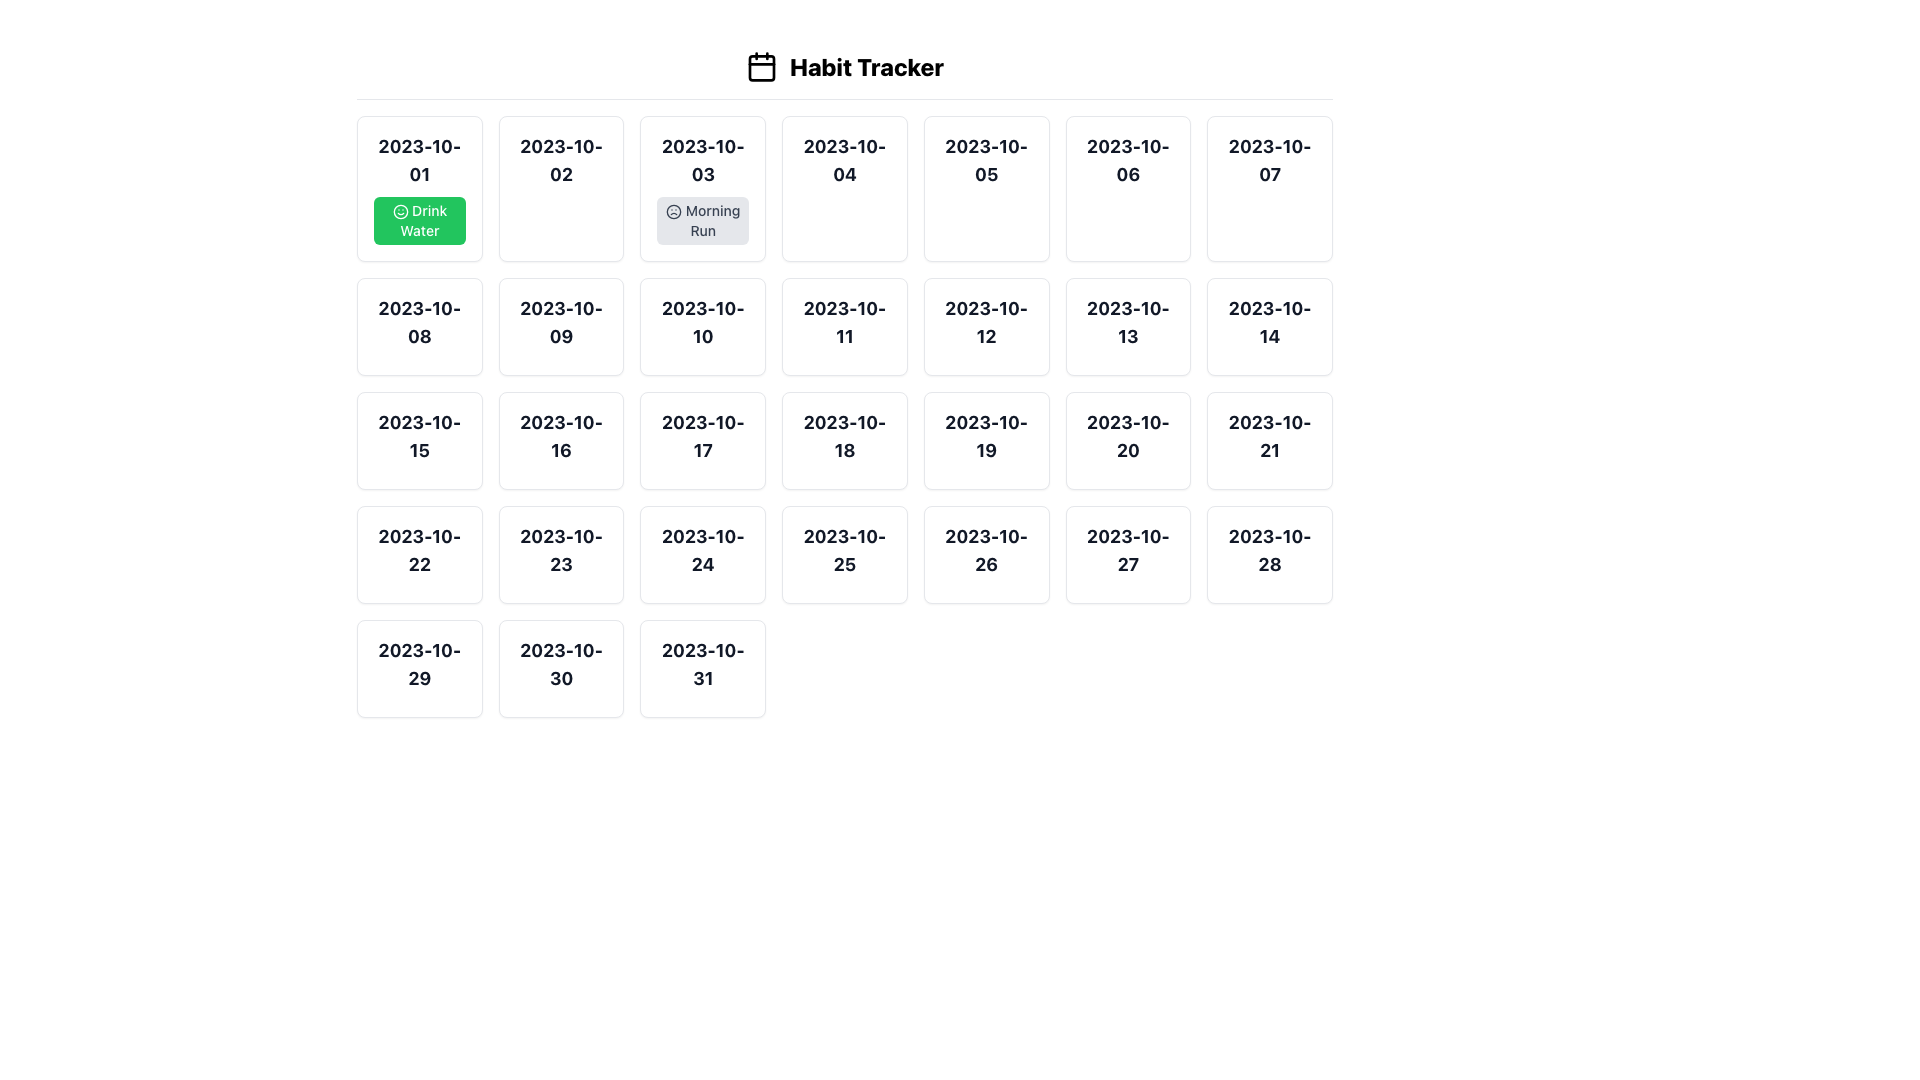  Describe the element at coordinates (986, 555) in the screenshot. I see `the card displaying the date '2023-10-26' in a habit tracker interface` at that location.